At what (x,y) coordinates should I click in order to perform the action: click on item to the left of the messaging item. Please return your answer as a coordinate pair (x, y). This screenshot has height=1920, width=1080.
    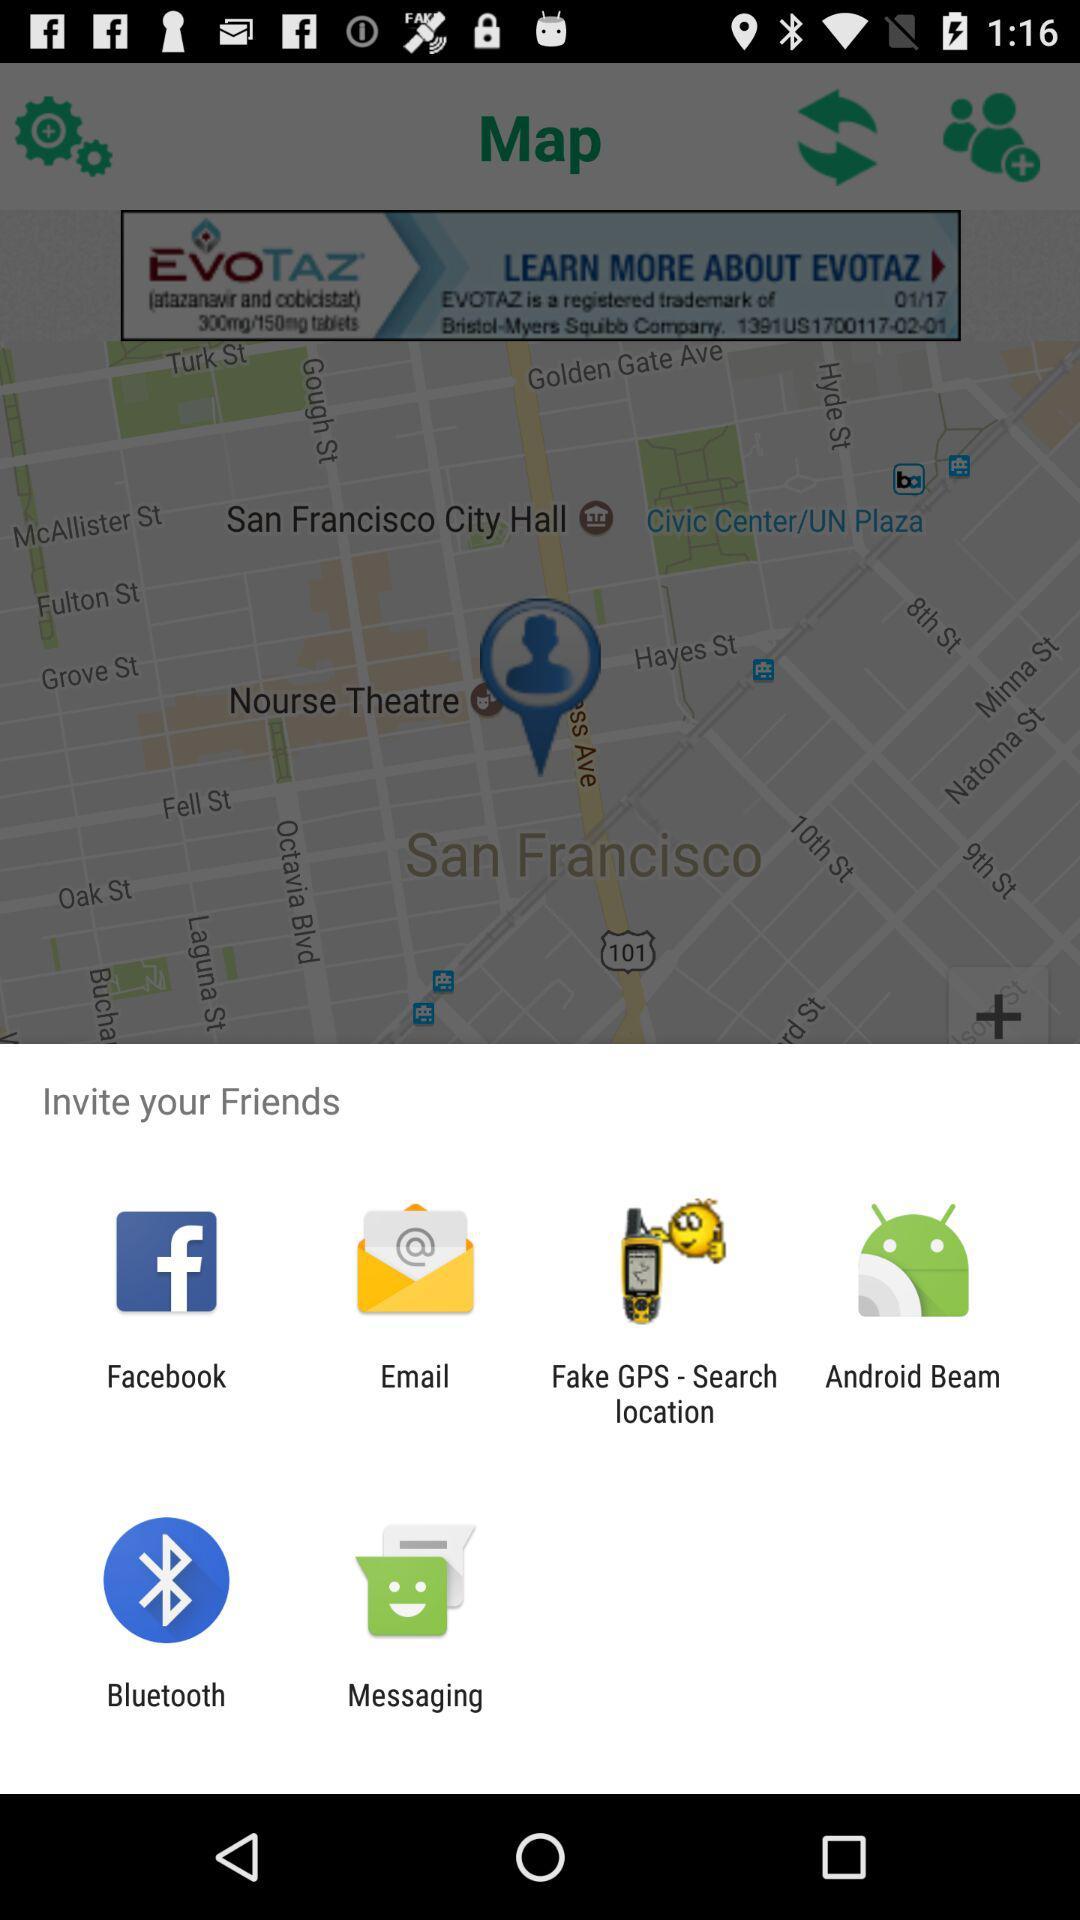
    Looking at the image, I should click on (165, 1711).